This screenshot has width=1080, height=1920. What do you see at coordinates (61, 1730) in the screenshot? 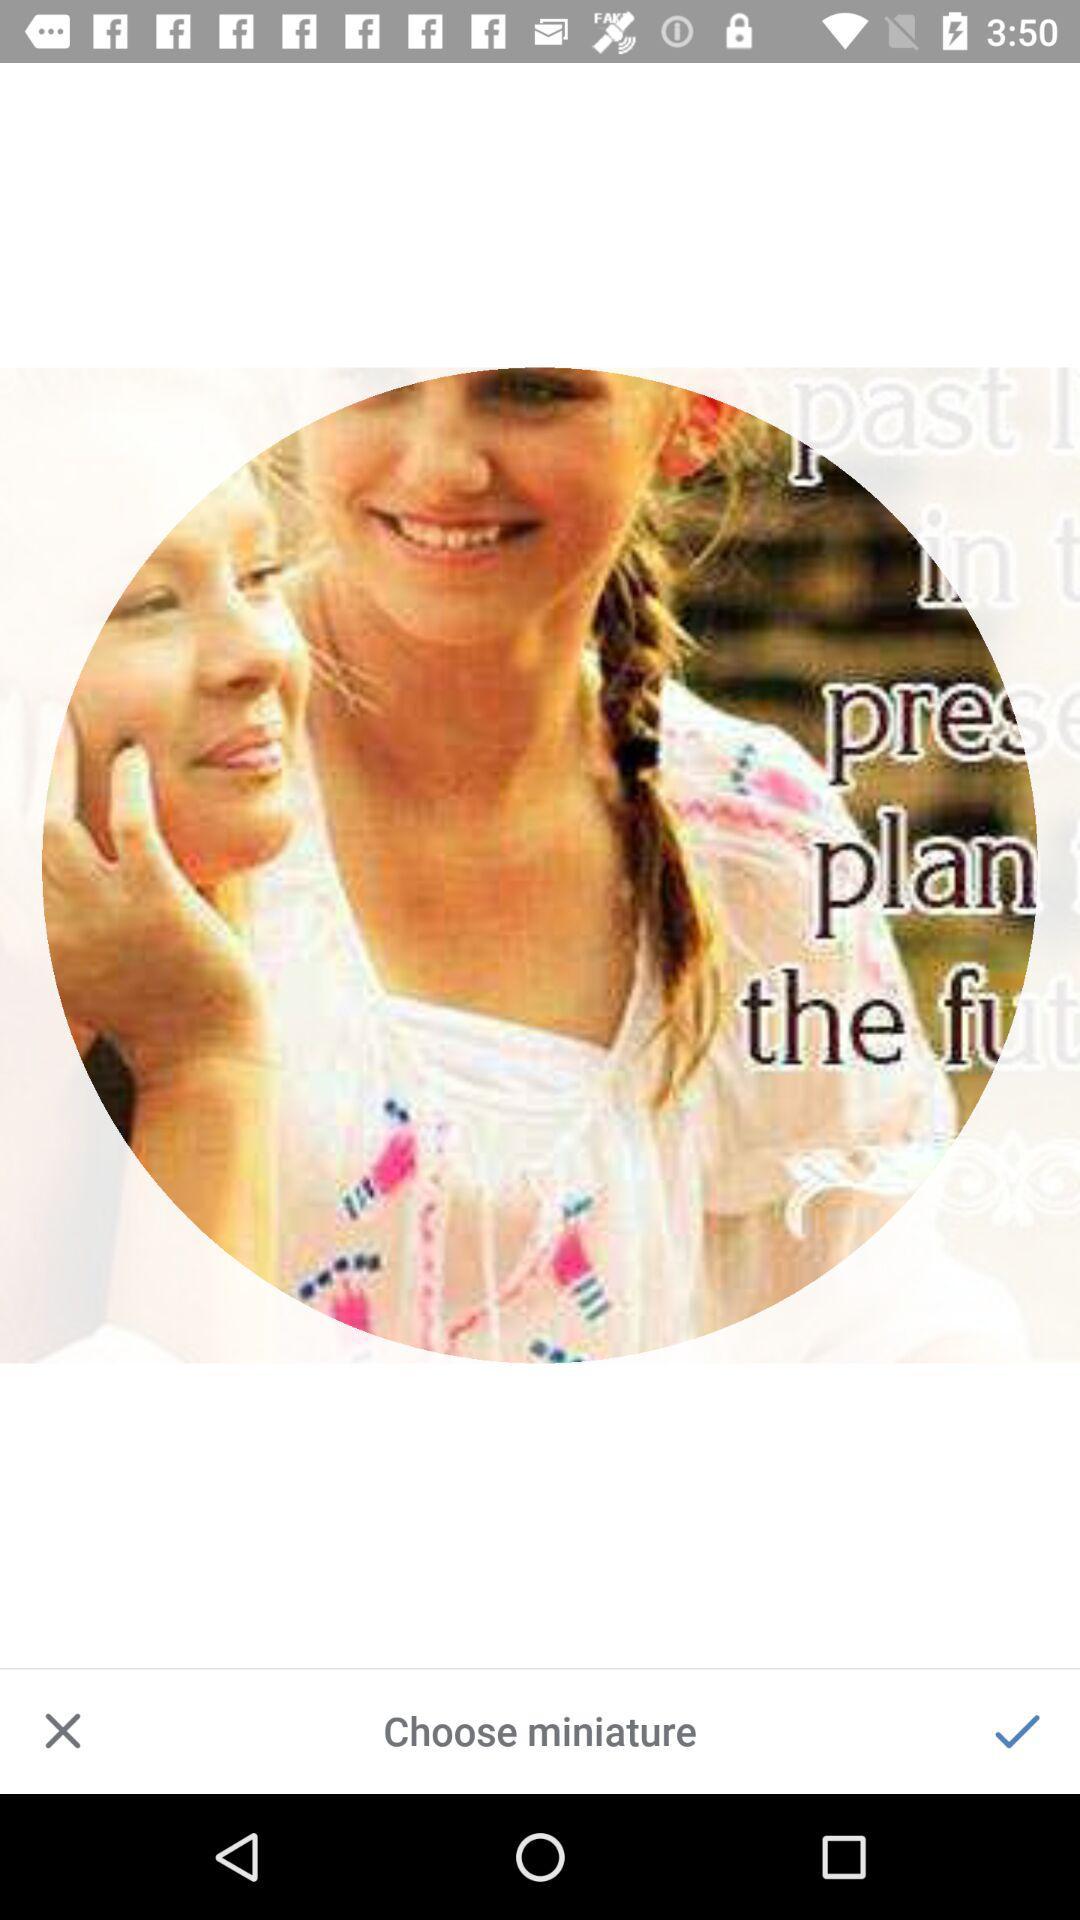
I see `dismiss` at bounding box center [61, 1730].